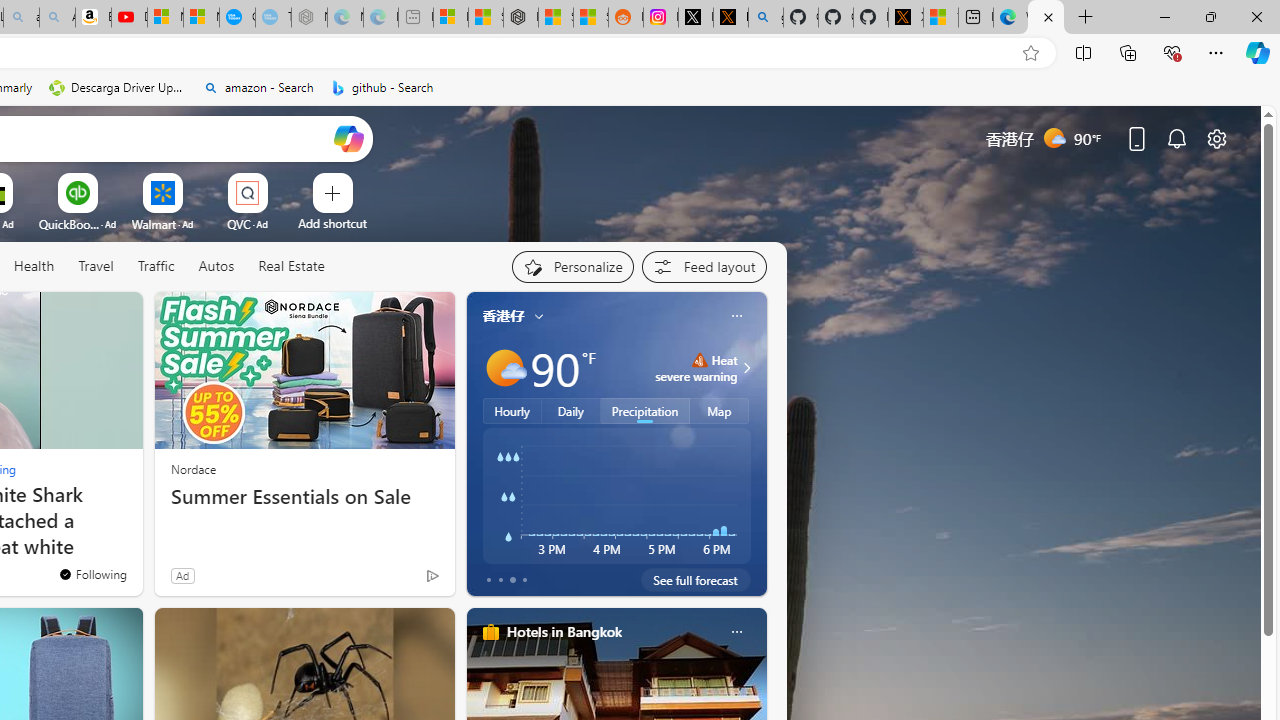  Describe the element at coordinates (512, 579) in the screenshot. I see `'tab-2'` at that location.